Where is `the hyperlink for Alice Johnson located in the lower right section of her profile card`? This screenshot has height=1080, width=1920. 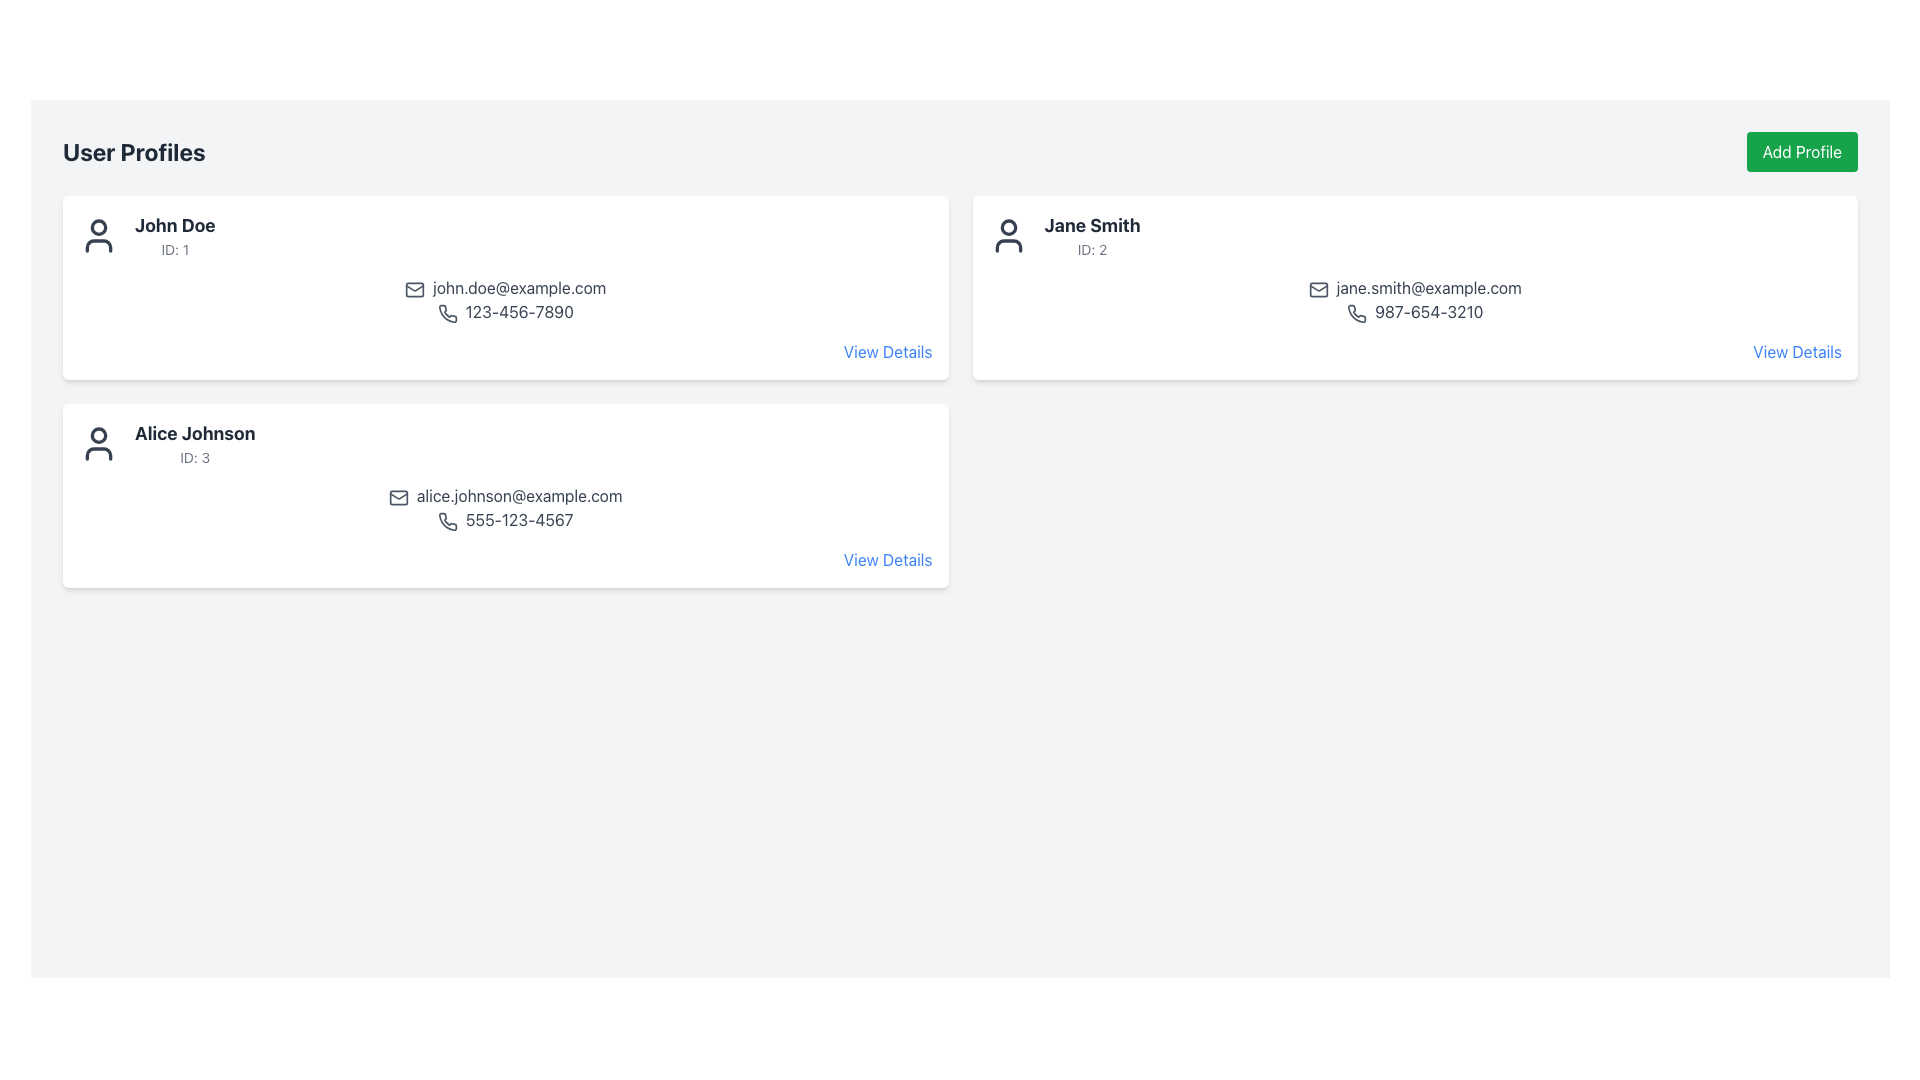 the hyperlink for Alice Johnson located in the lower right section of her profile card is located at coordinates (887, 350).